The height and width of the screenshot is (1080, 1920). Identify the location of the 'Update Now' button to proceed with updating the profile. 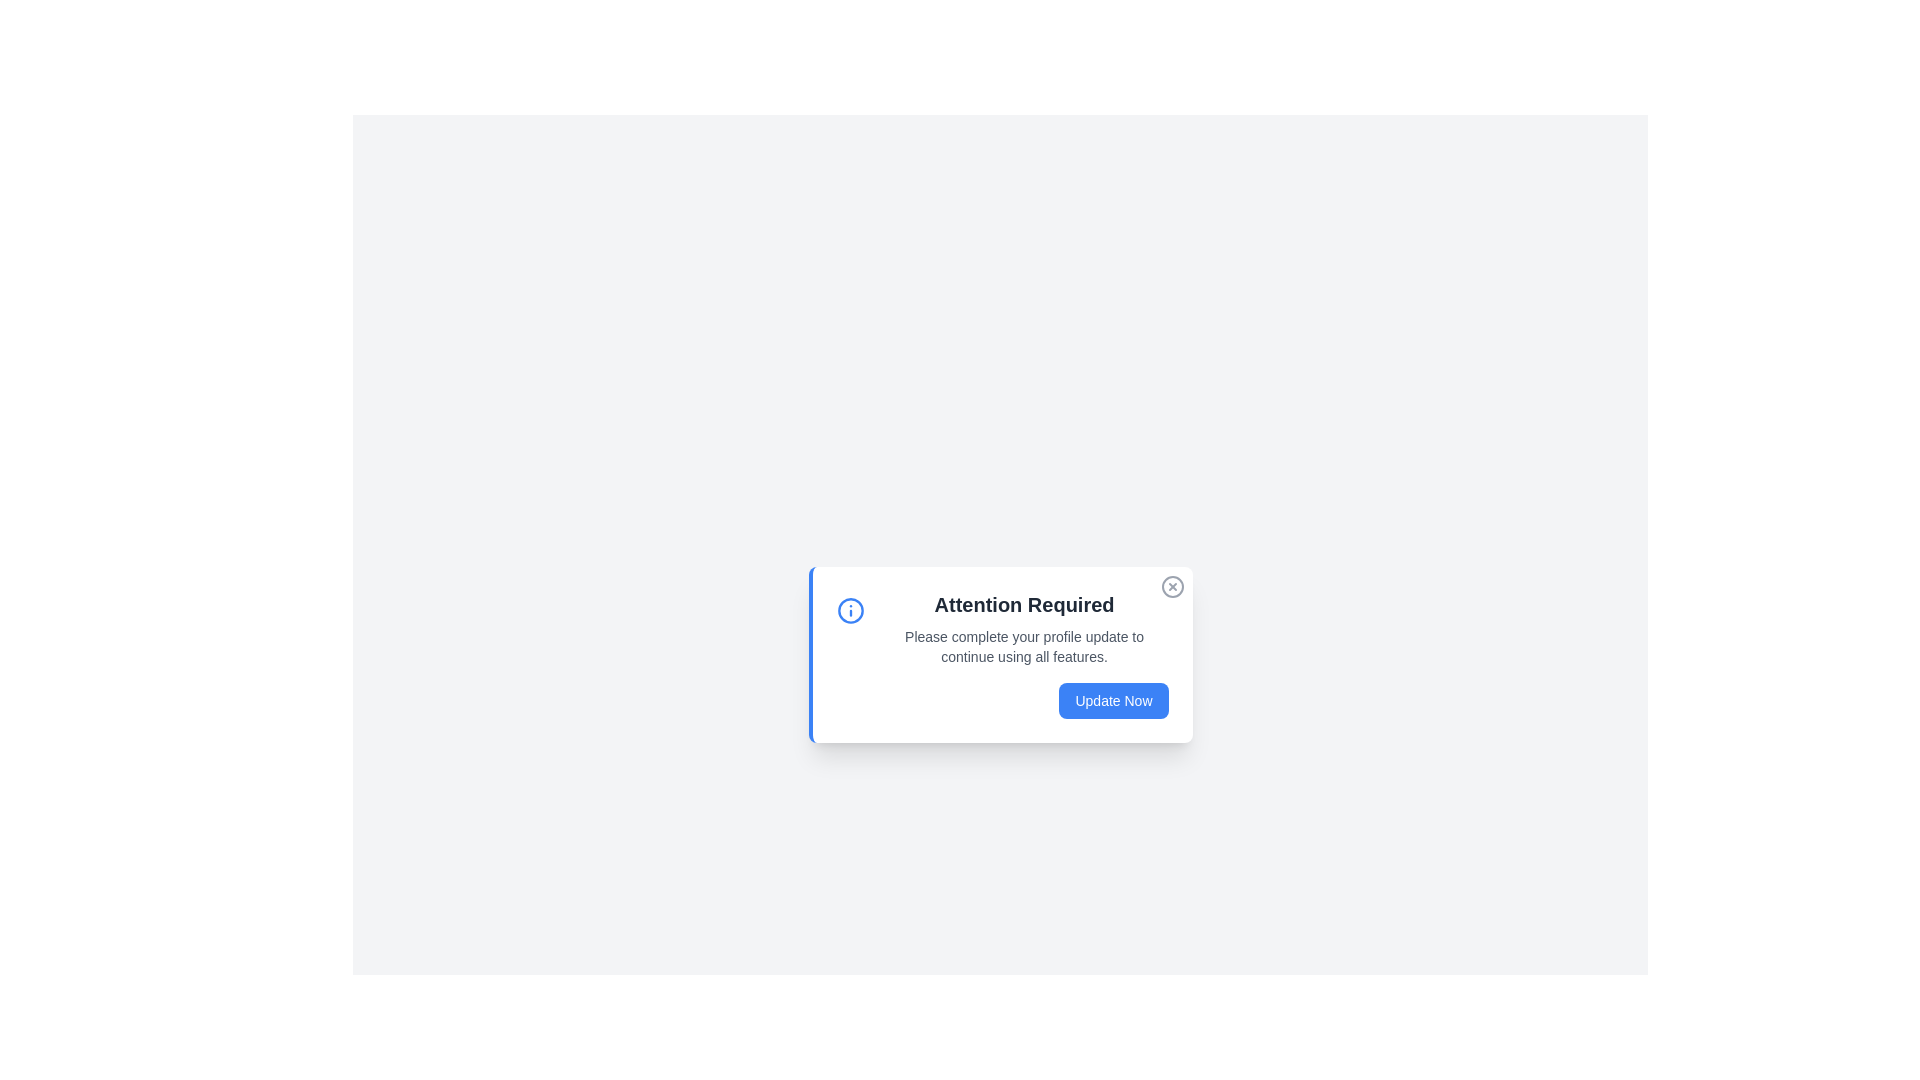
(1112, 700).